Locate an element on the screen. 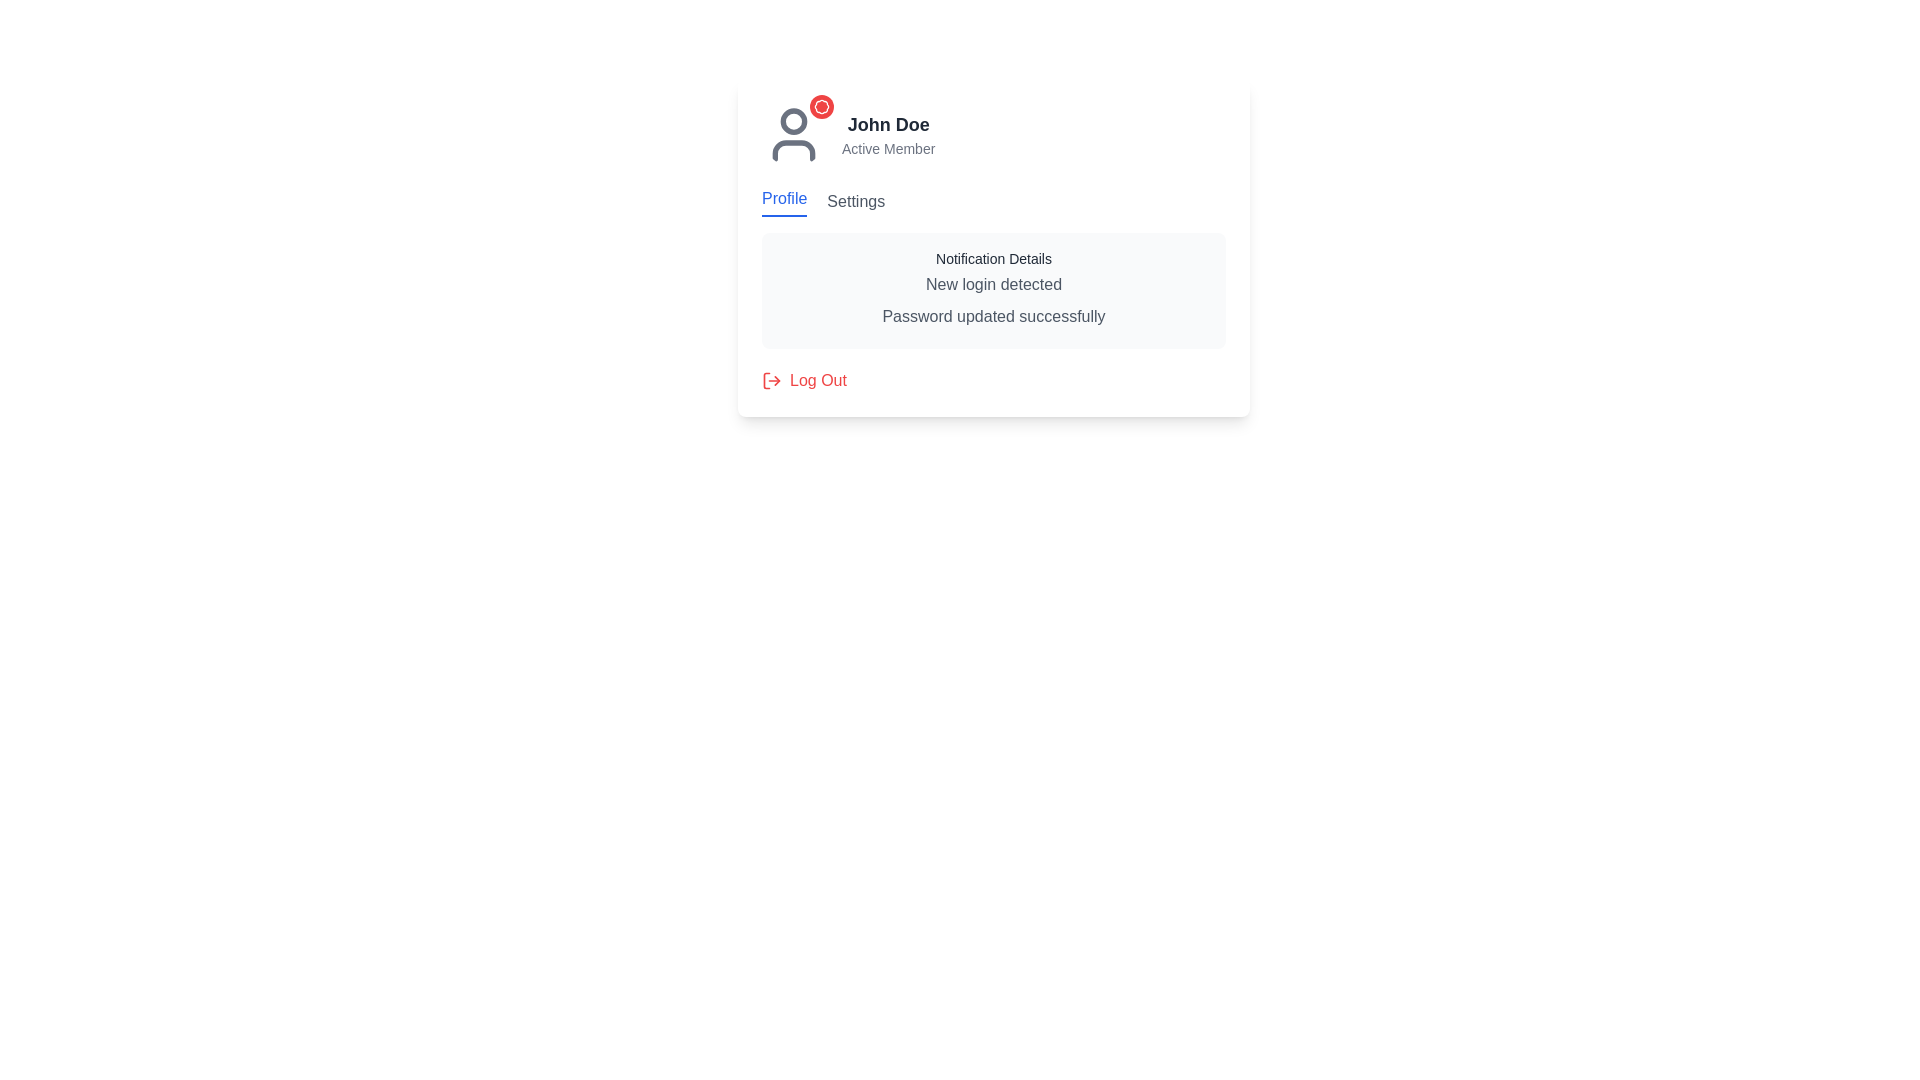 This screenshot has height=1080, width=1920. the informational card section that displays user notifications or status messages, located below the 'Profile' and 'Settings' tabs in the card layout is located at coordinates (993, 246).